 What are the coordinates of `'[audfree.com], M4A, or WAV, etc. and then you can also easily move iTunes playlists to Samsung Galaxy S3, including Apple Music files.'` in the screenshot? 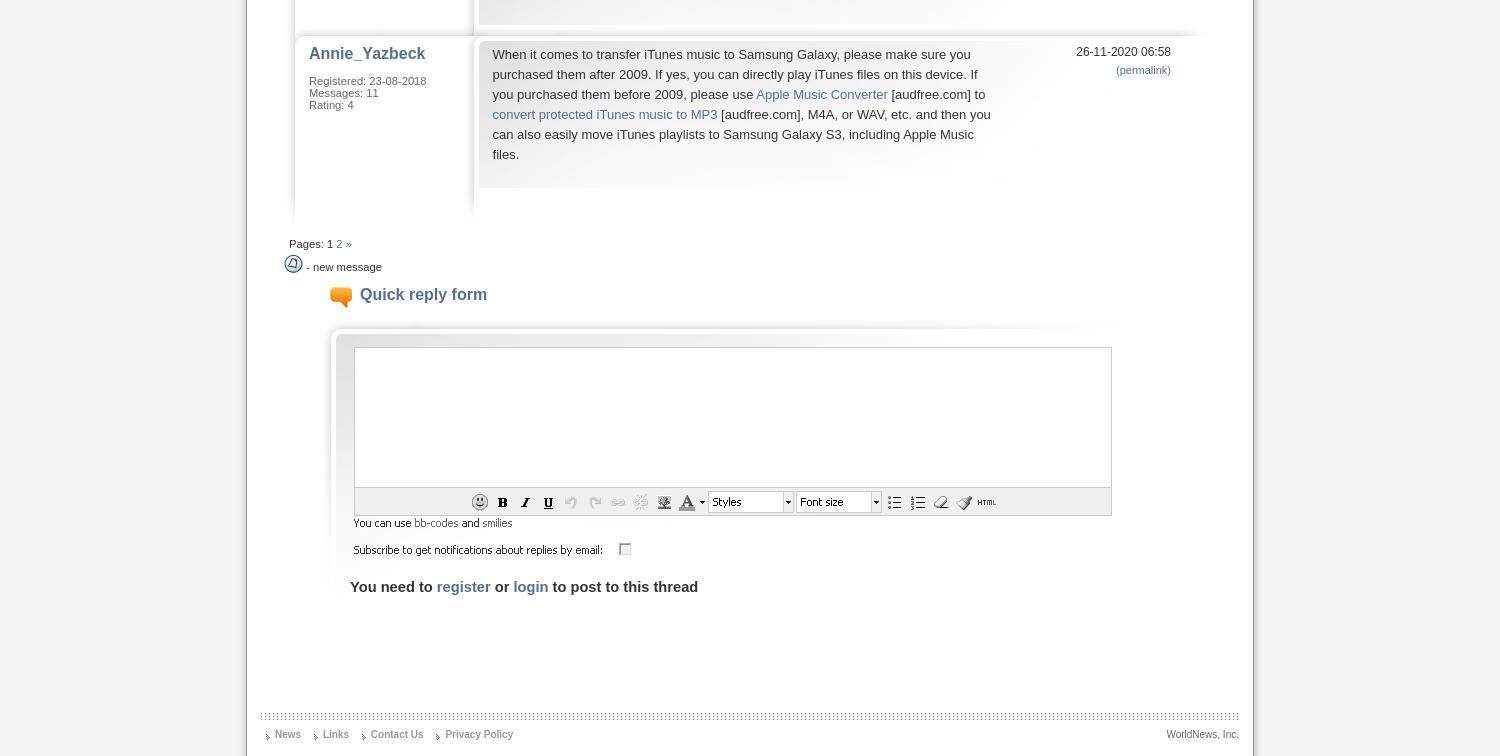 It's located at (491, 134).